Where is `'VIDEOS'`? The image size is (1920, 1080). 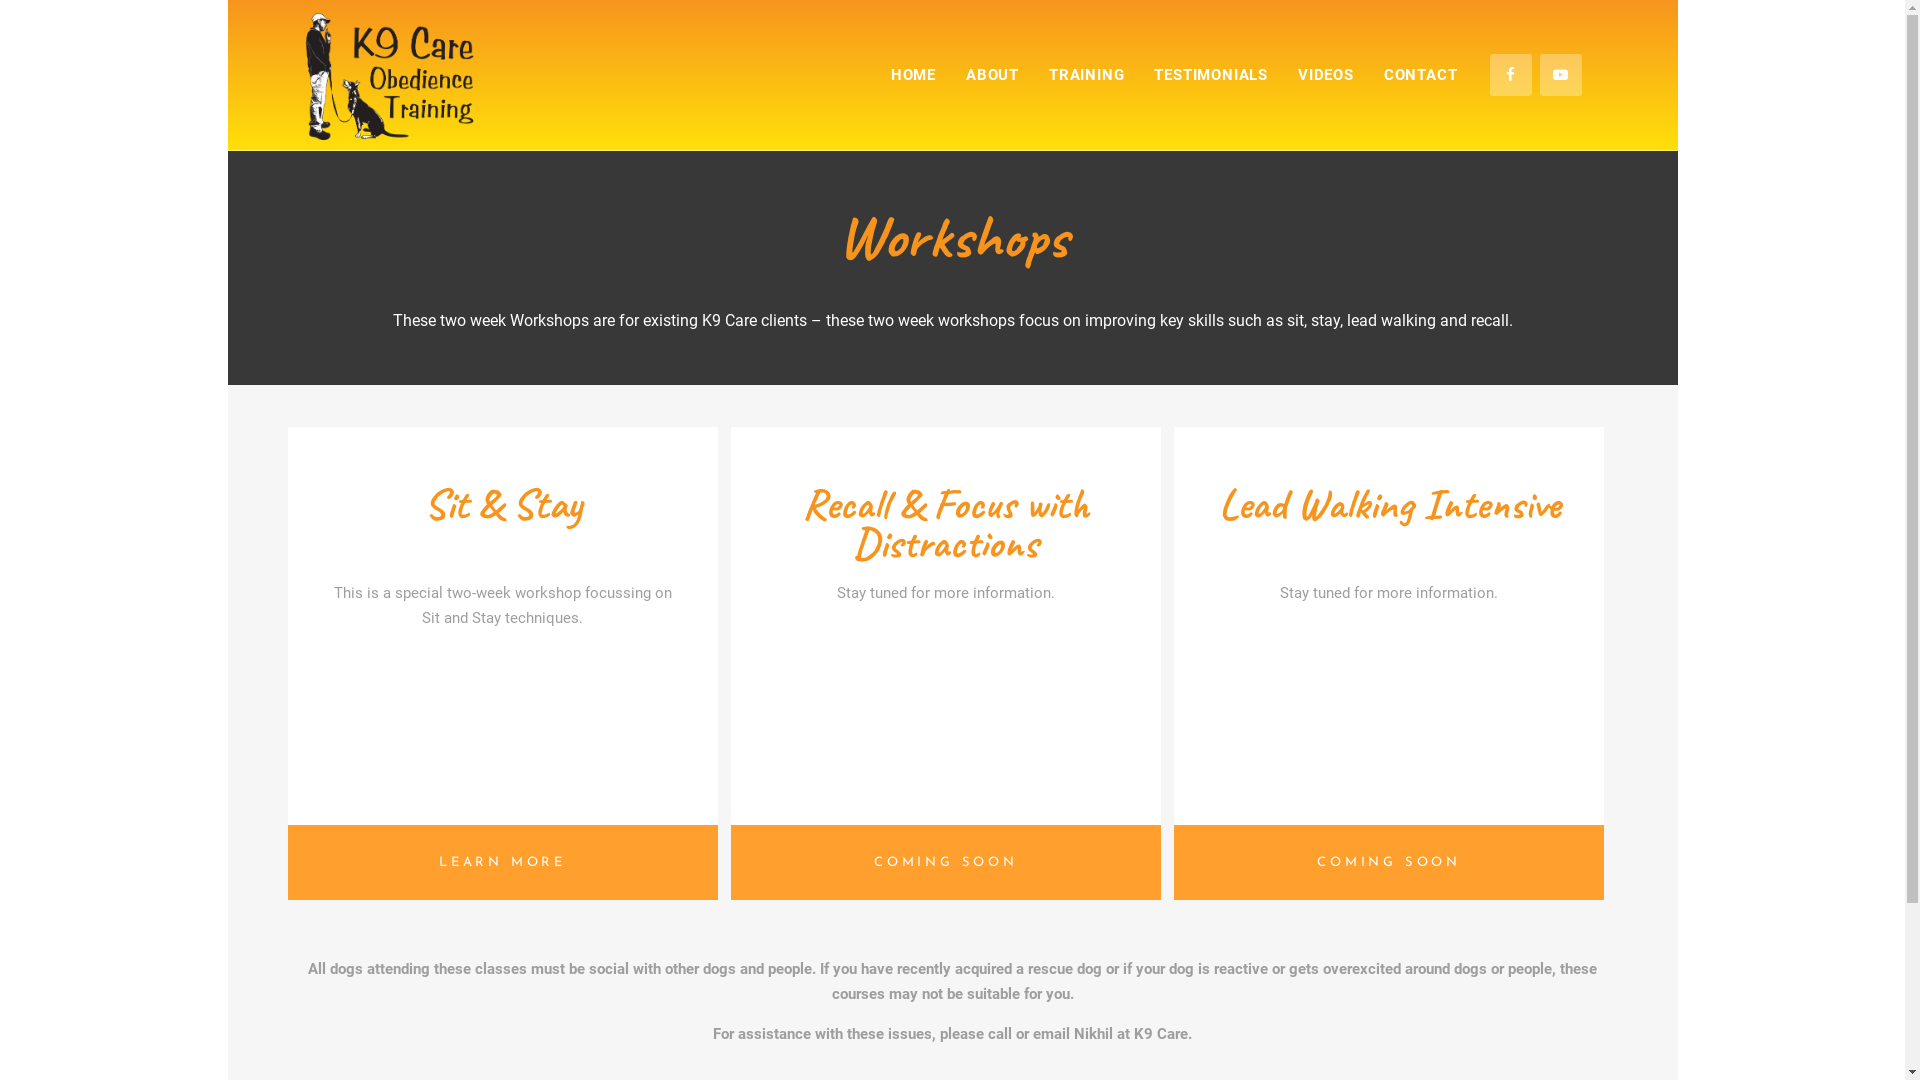
'VIDEOS' is located at coordinates (1325, 73).